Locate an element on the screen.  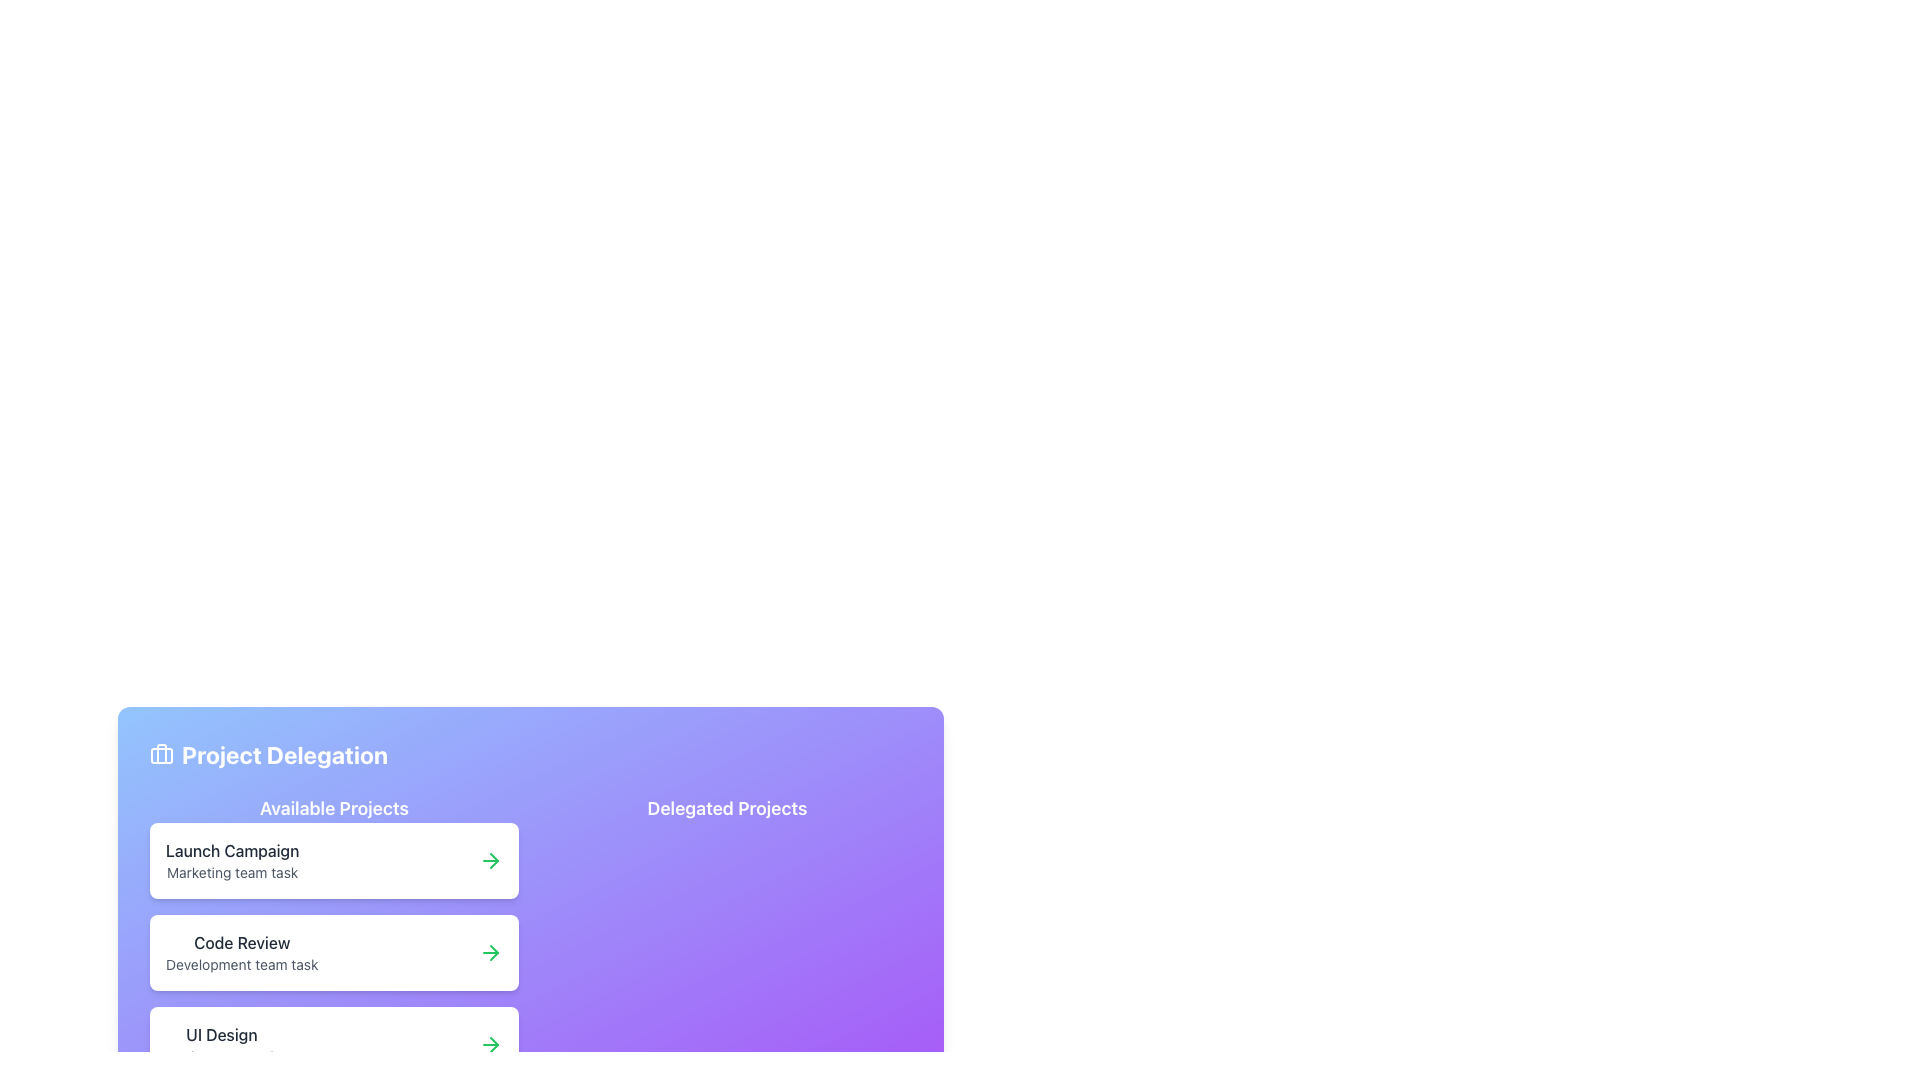
the static text label displaying 'Marketing team task', which is positioned directly below the 'Launch Campaign' label in the 'Available Projects' list is located at coordinates (232, 871).